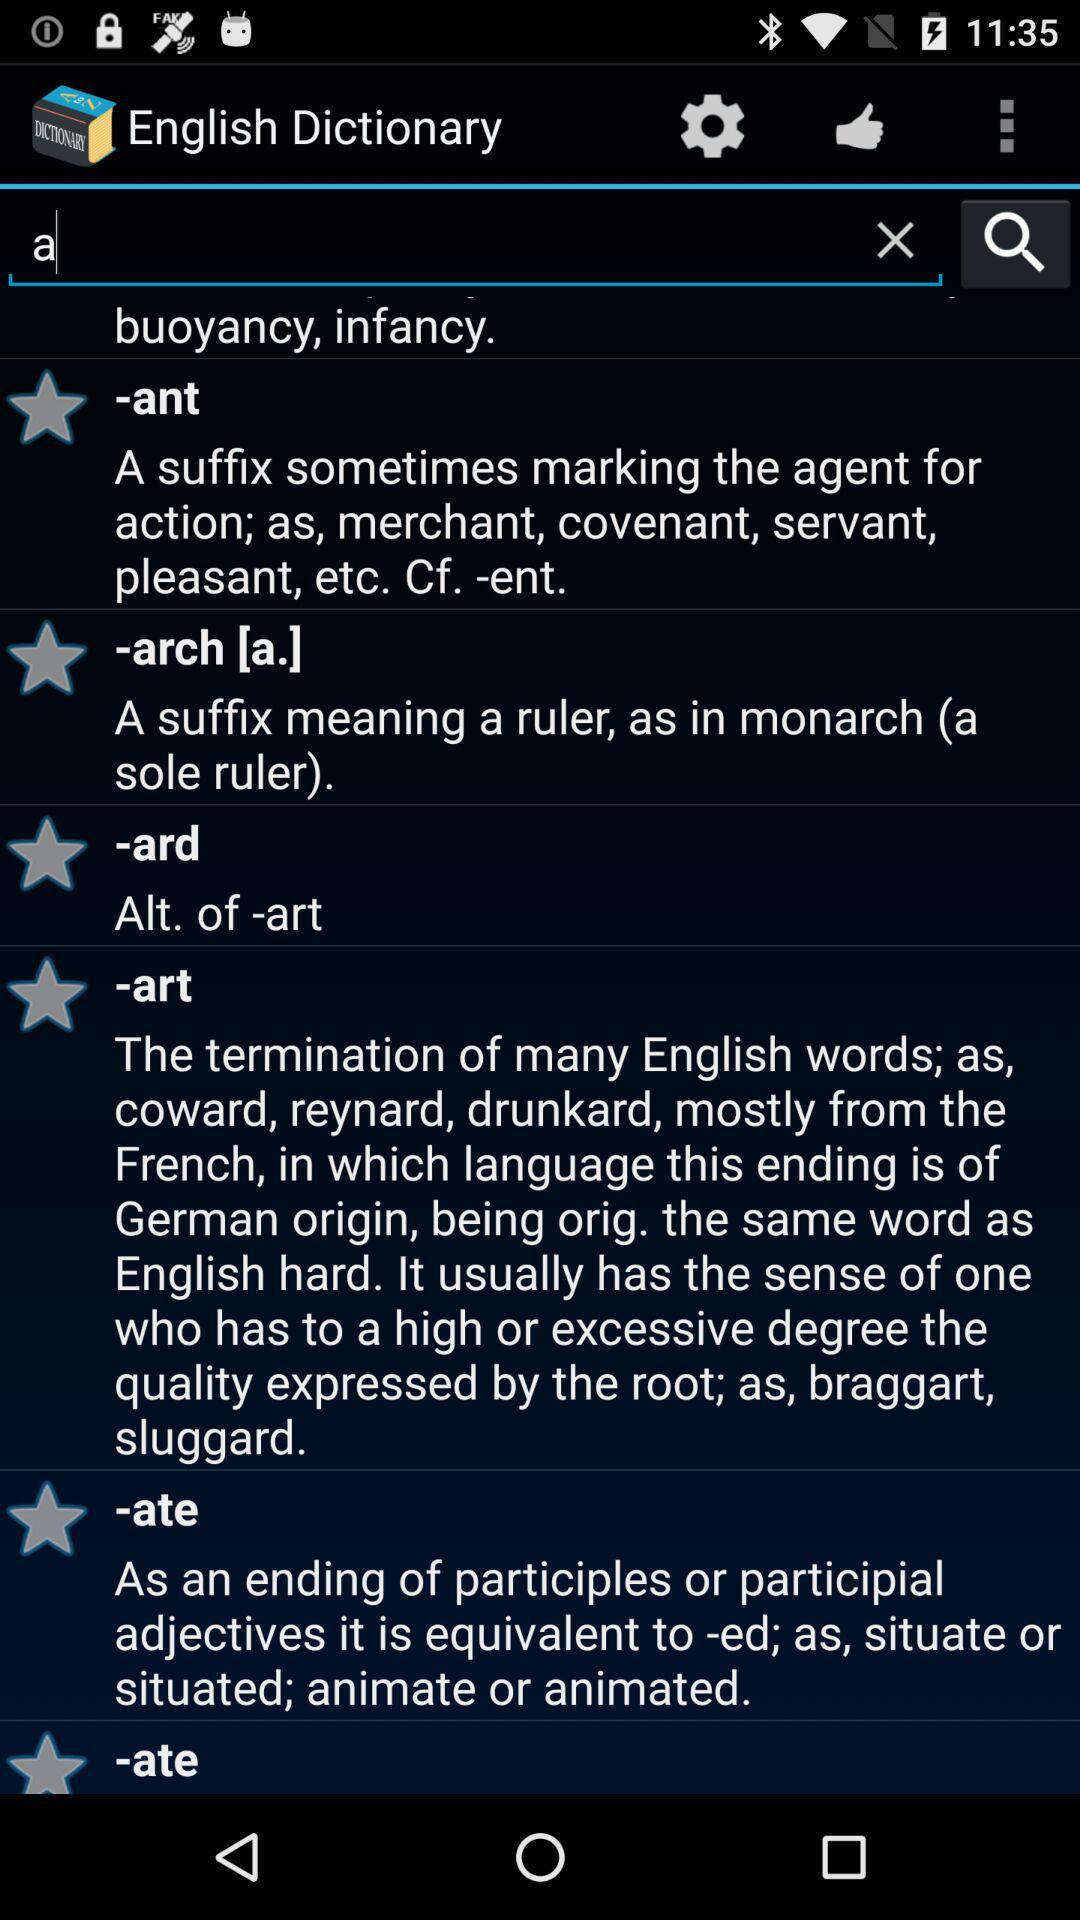 The height and width of the screenshot is (1920, 1080). I want to click on the app to the right of english dictionary icon, so click(711, 124).